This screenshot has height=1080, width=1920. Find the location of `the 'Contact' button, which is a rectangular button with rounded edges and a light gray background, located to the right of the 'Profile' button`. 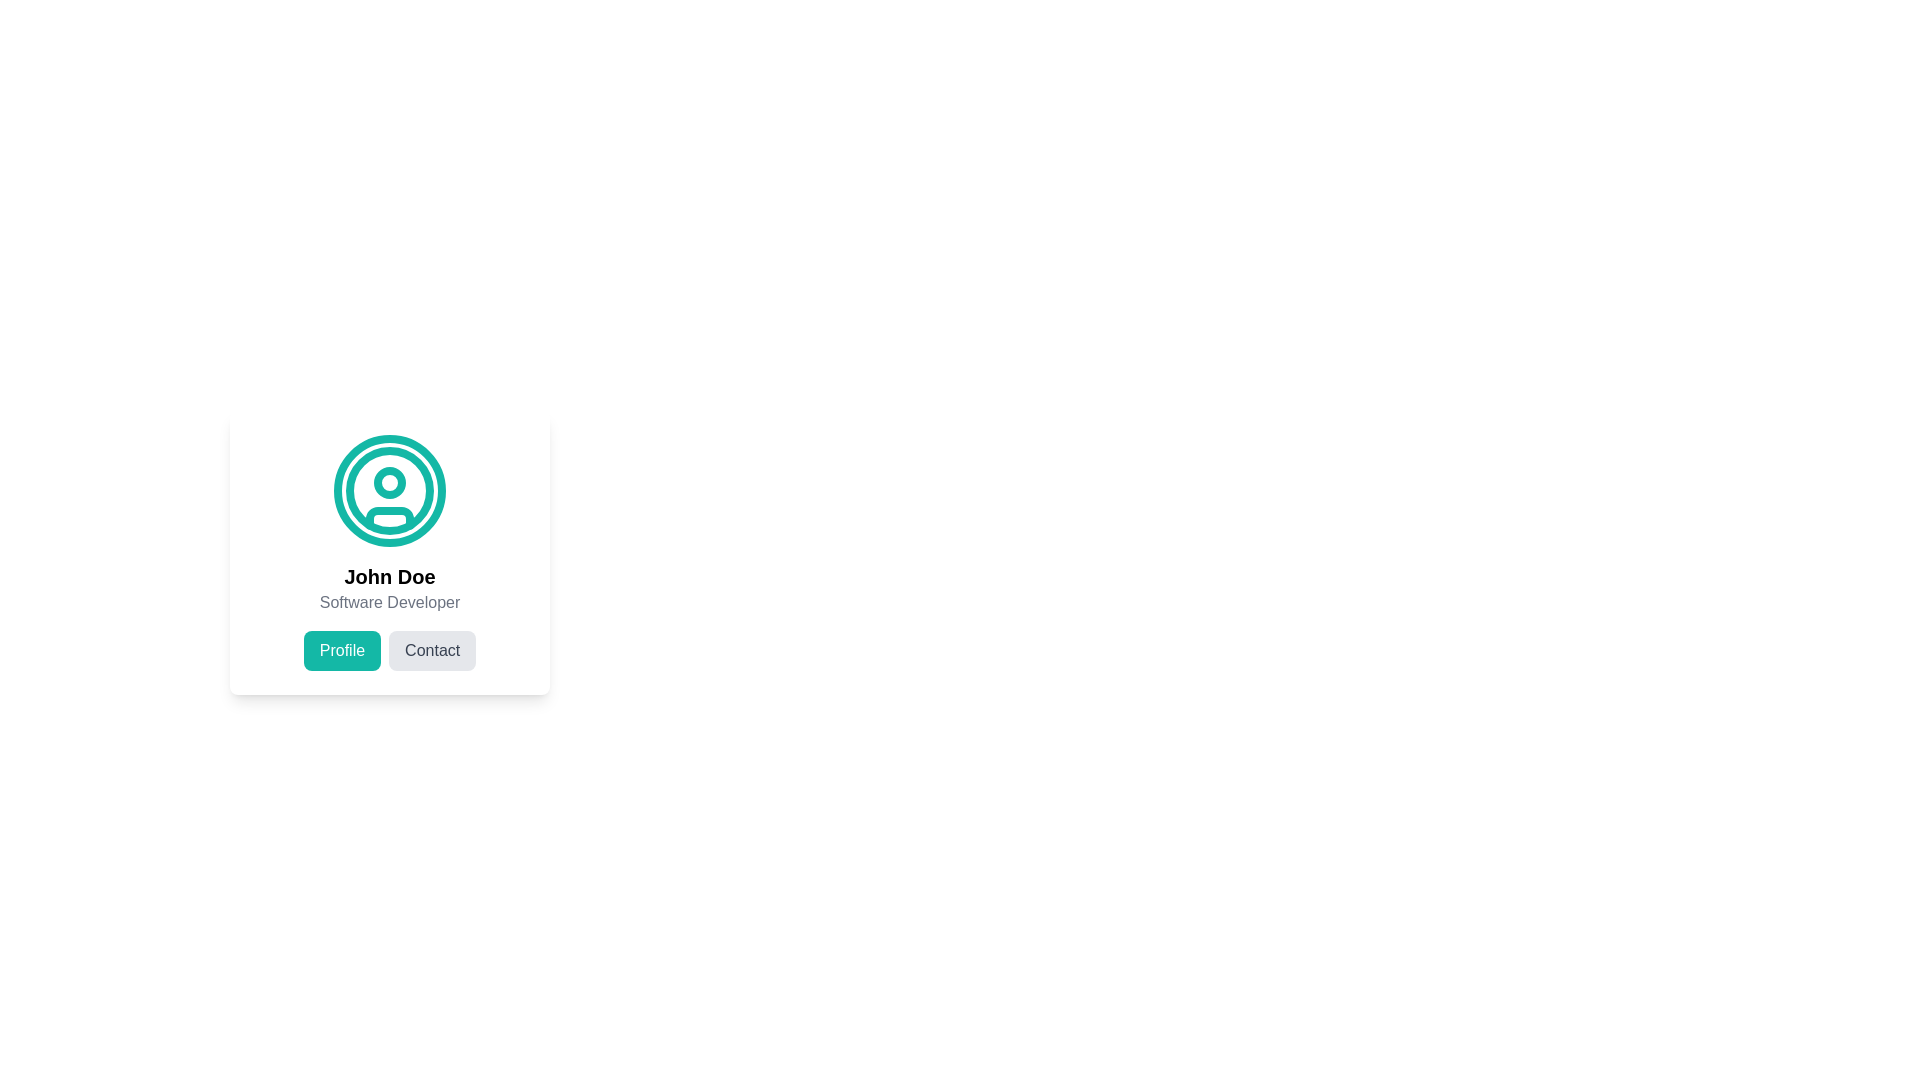

the 'Contact' button, which is a rectangular button with rounded edges and a light gray background, located to the right of the 'Profile' button is located at coordinates (431, 651).